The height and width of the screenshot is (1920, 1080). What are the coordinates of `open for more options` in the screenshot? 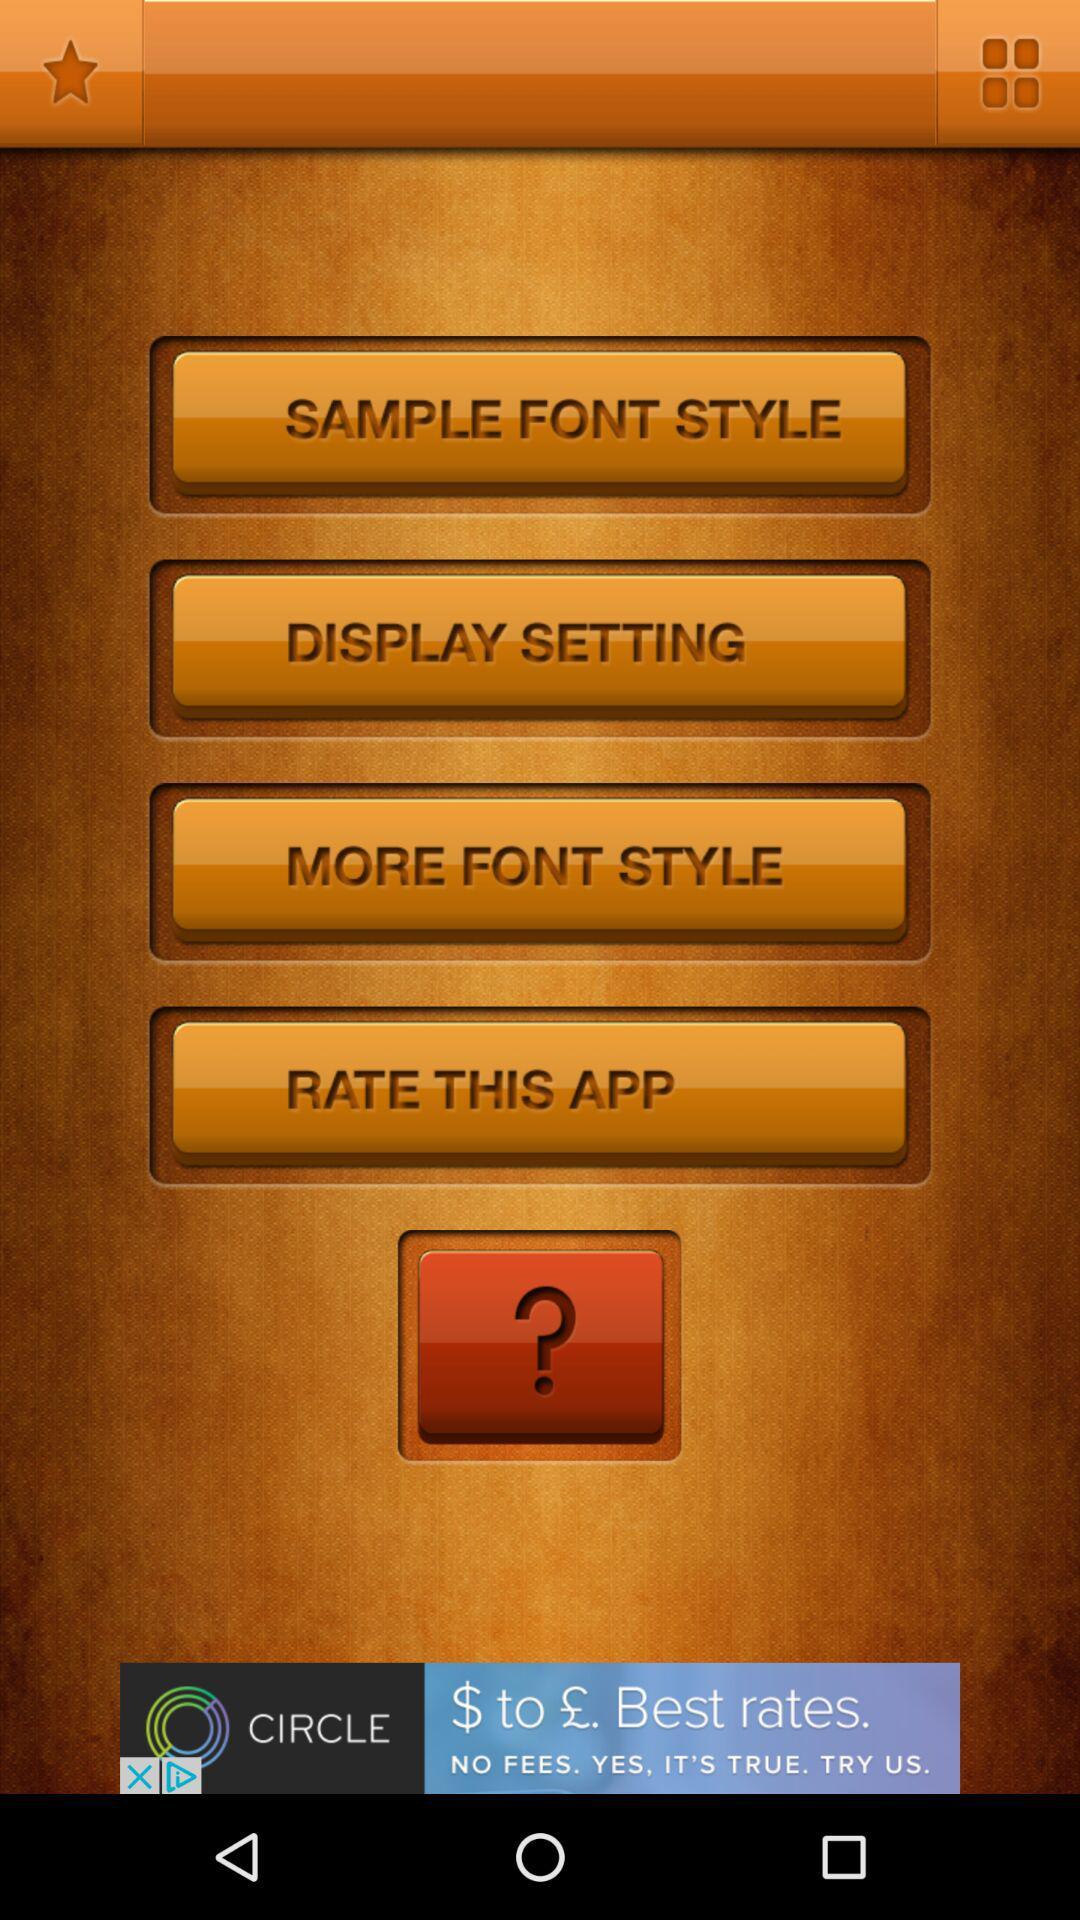 It's located at (1007, 72).